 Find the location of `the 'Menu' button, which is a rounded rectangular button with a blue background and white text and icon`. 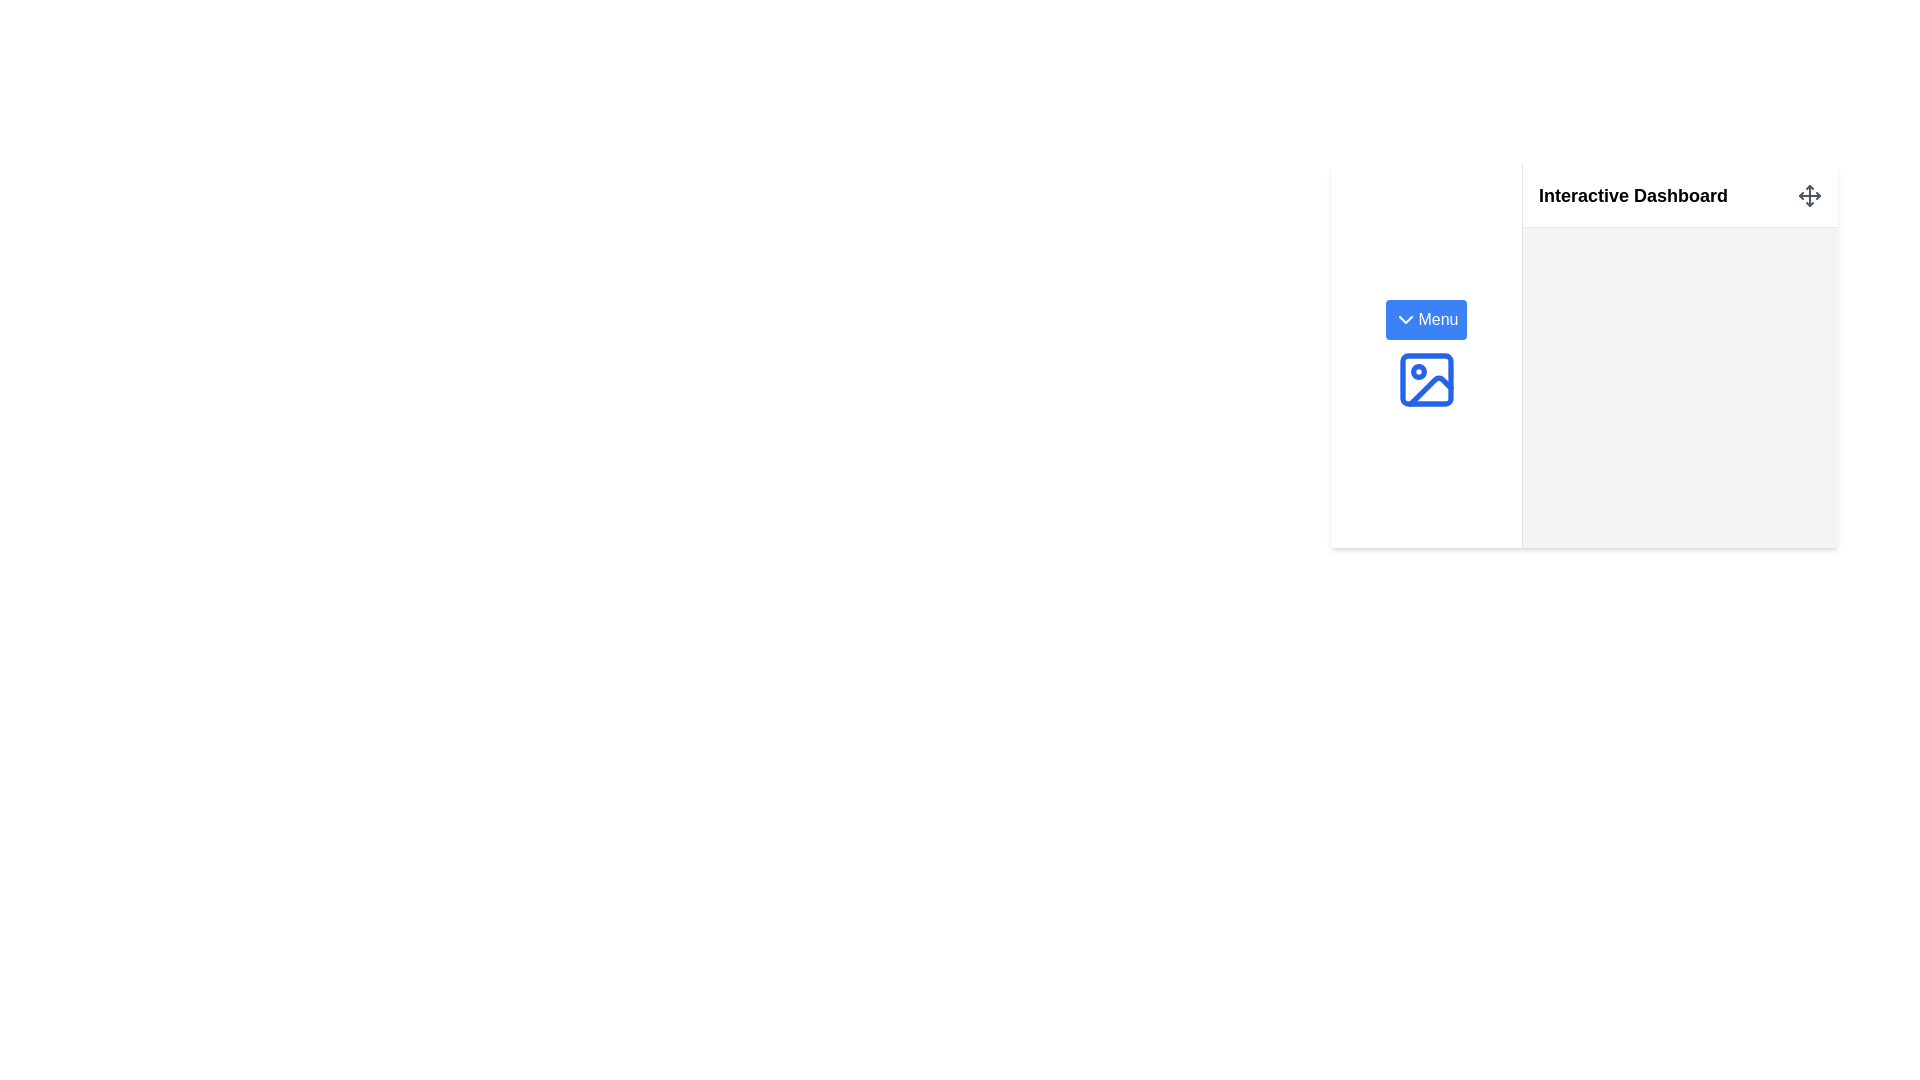

the 'Menu' button, which is a rounded rectangular button with a blue background and white text and icon is located at coordinates (1425, 319).